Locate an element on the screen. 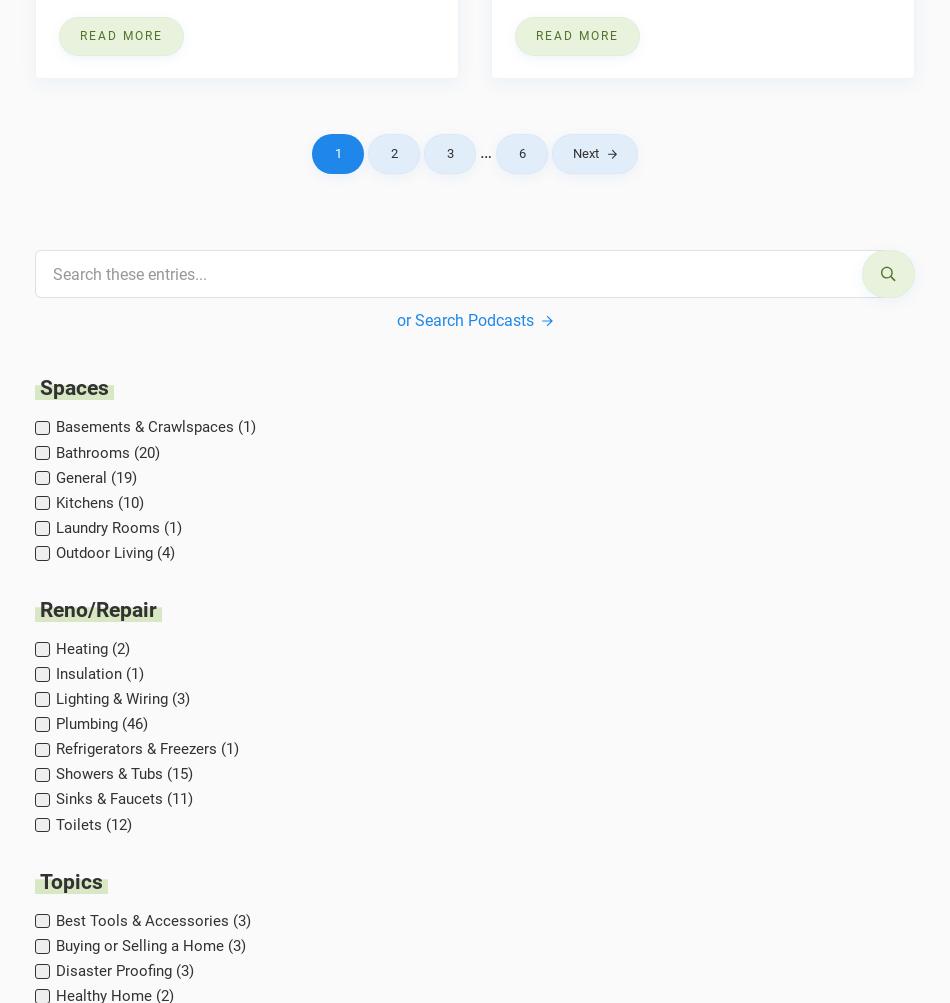 The height and width of the screenshot is (1003, 950). 'Buying or Selling a Home (3)' is located at coordinates (150, 944).